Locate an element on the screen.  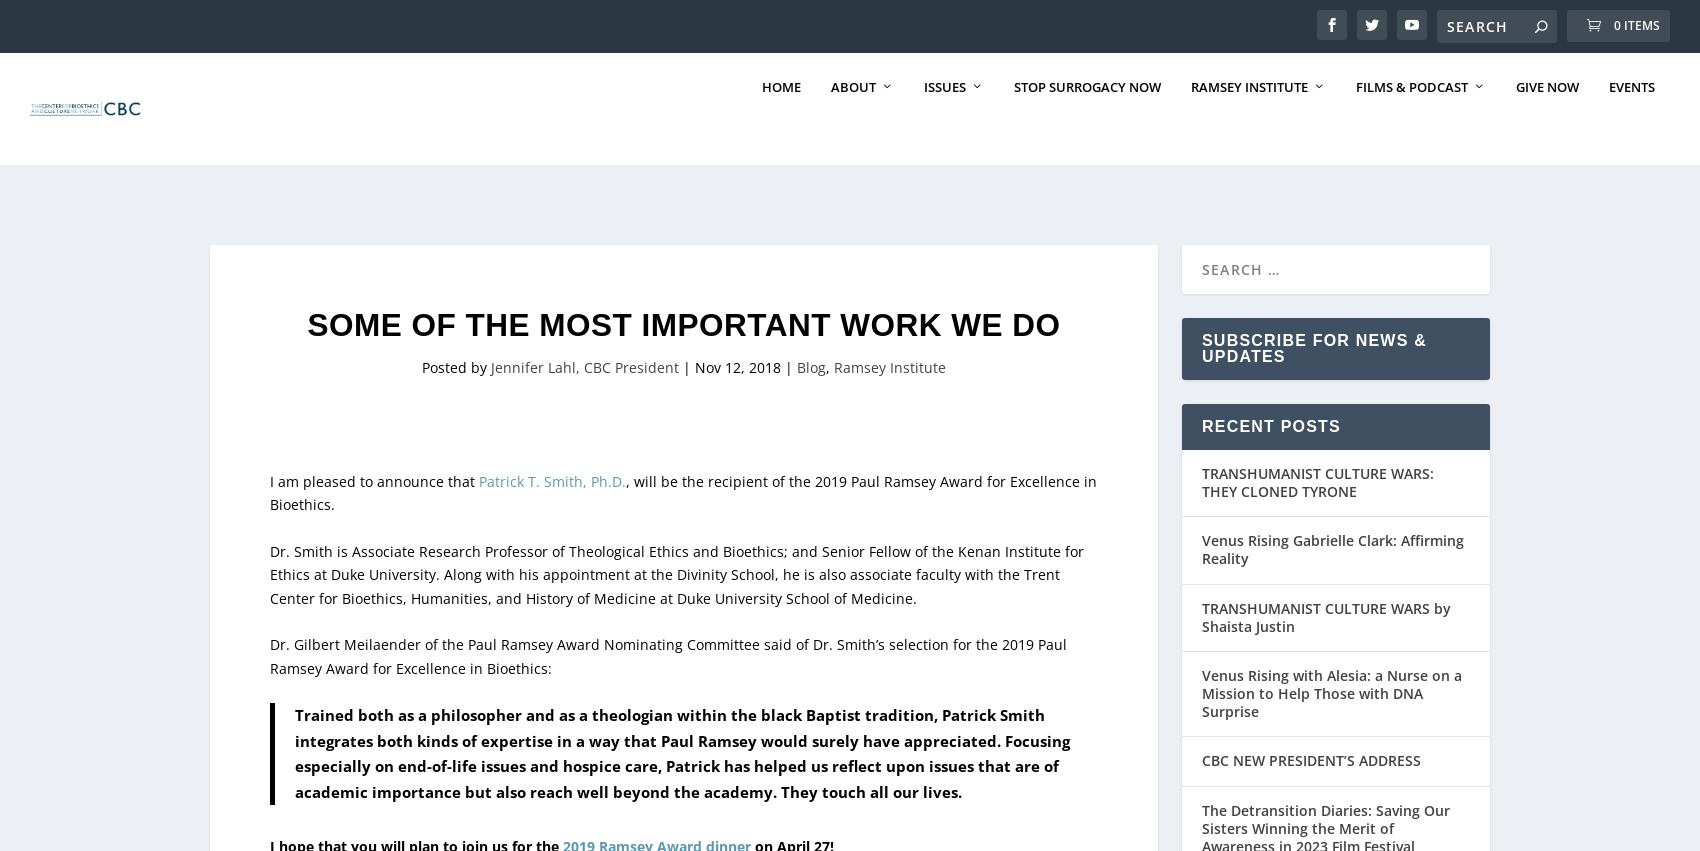
'Give Now' is located at coordinates (1516, 127).